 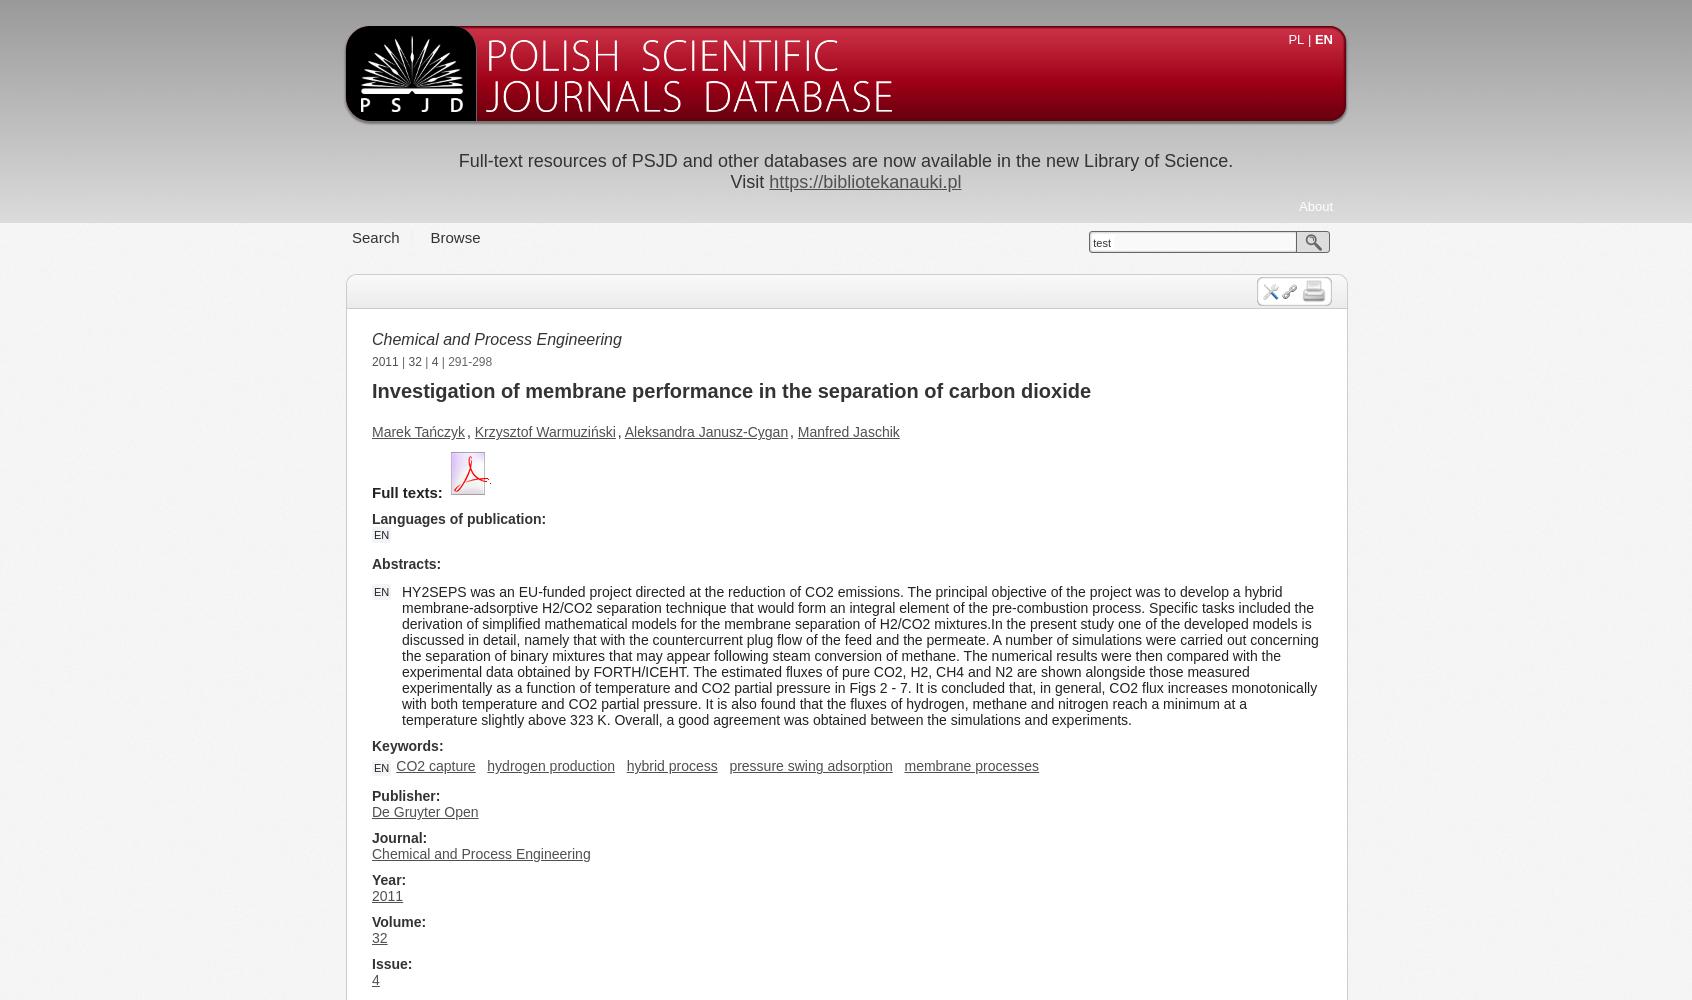 I want to click on 'Issue', so click(x=389, y=963).